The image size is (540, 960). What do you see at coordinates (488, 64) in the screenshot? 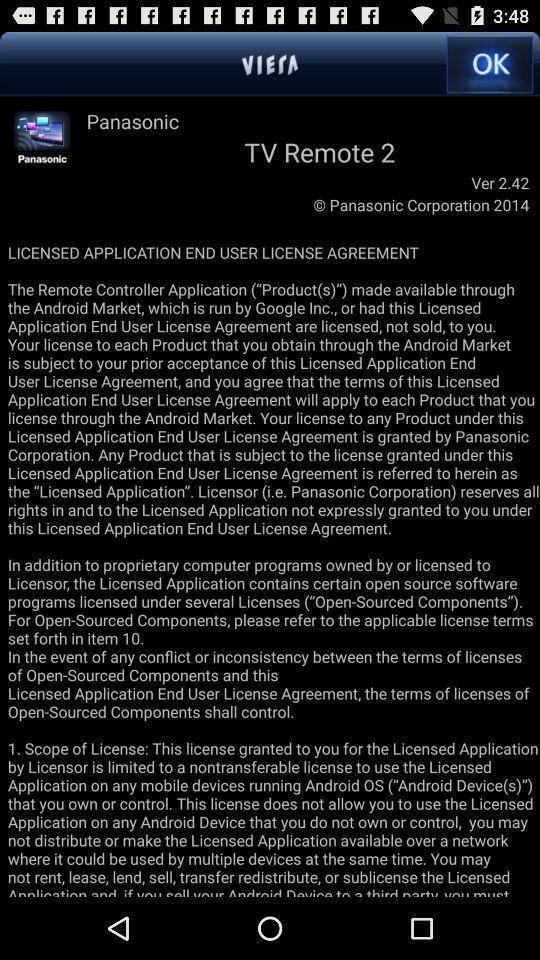
I see `ok button` at bounding box center [488, 64].